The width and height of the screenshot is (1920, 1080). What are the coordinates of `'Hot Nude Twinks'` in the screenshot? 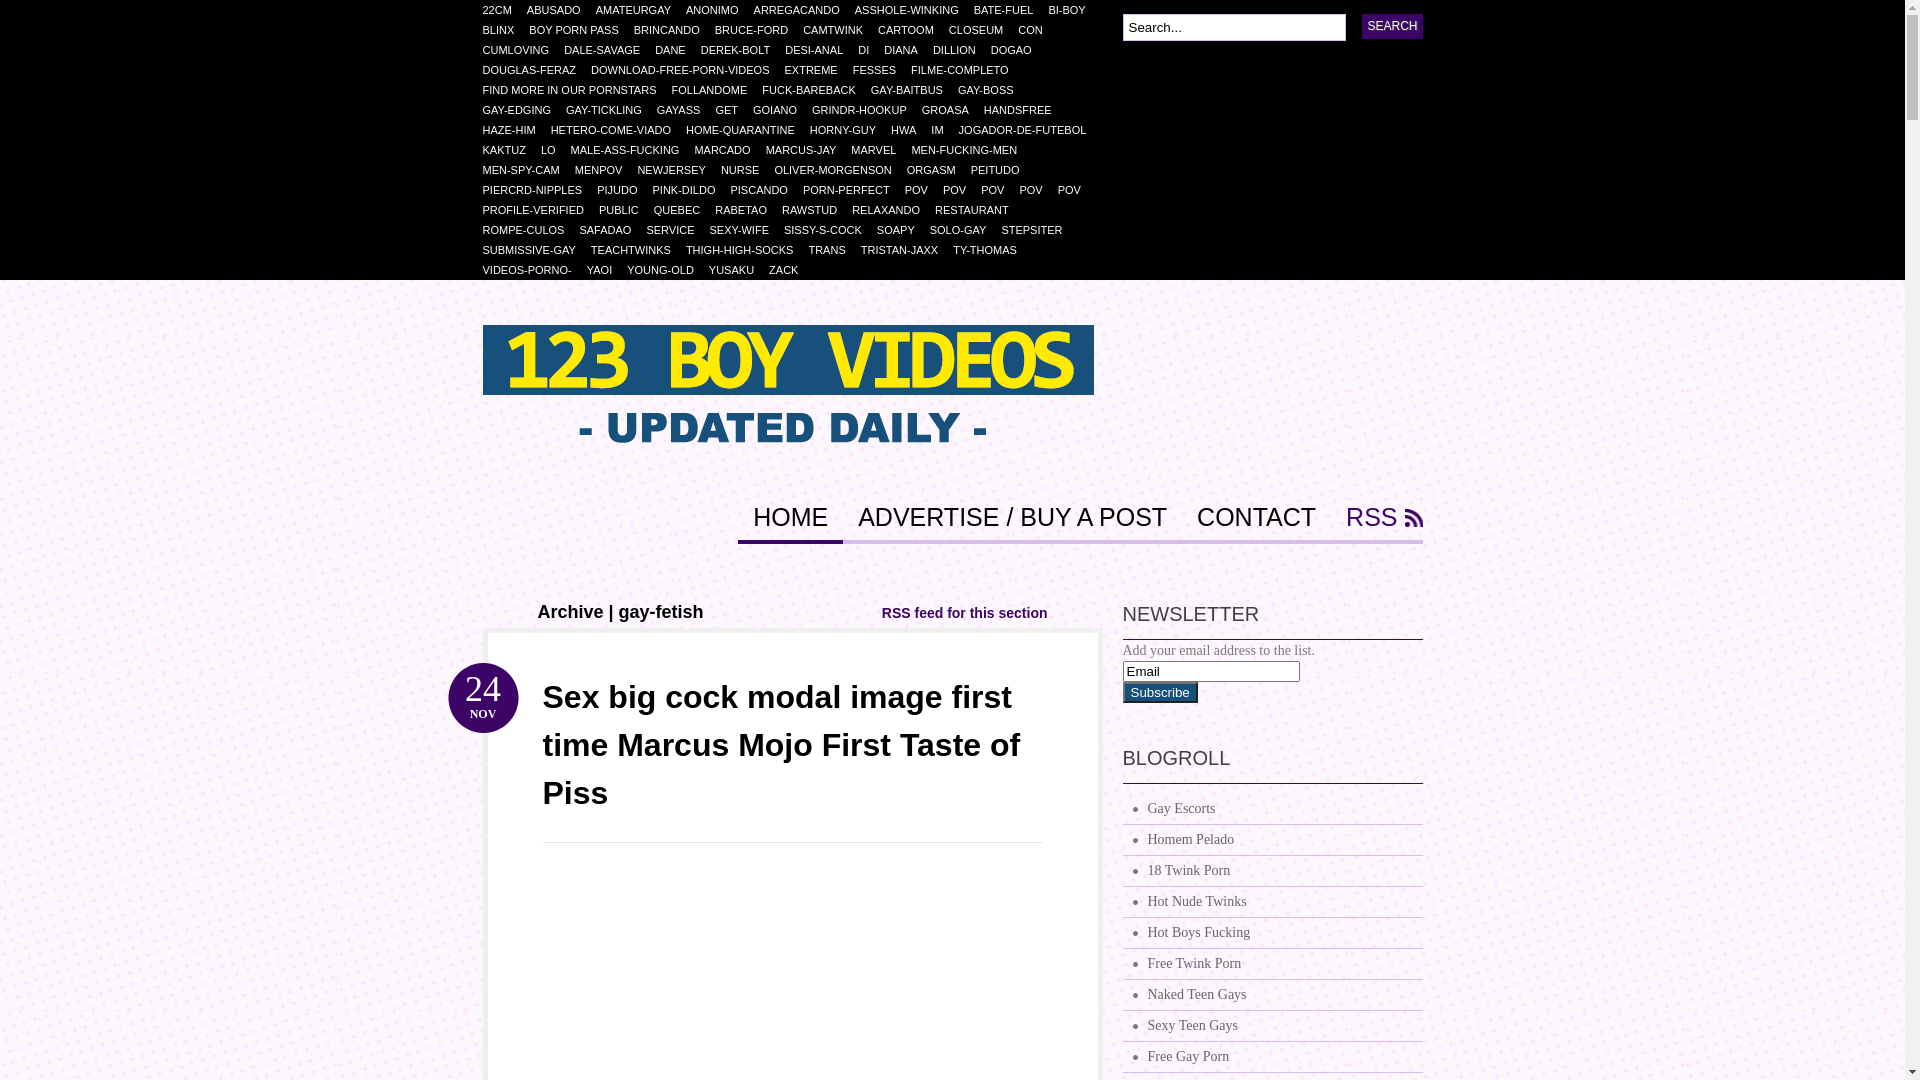 It's located at (1271, 902).